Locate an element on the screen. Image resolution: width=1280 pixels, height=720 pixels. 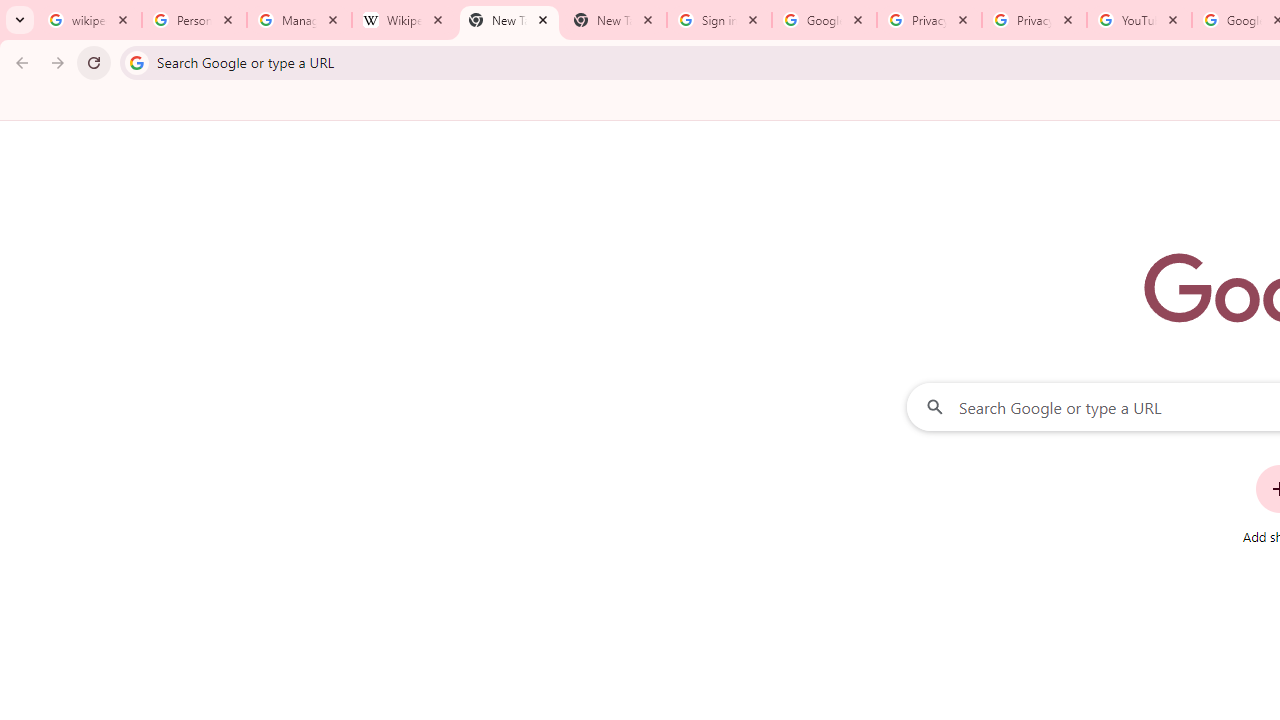
'Google Drive: Sign-in' is located at coordinates (824, 20).